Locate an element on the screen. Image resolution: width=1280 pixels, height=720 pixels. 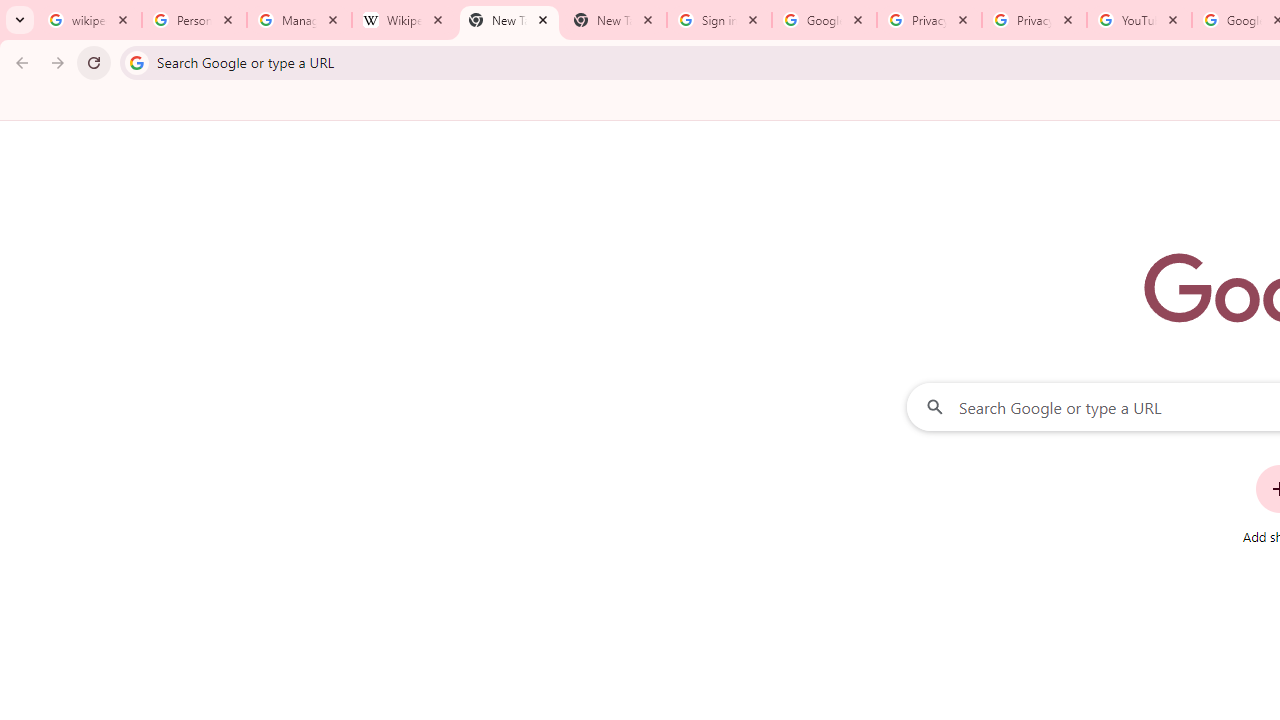
'Google Drive: Sign-in' is located at coordinates (824, 20).